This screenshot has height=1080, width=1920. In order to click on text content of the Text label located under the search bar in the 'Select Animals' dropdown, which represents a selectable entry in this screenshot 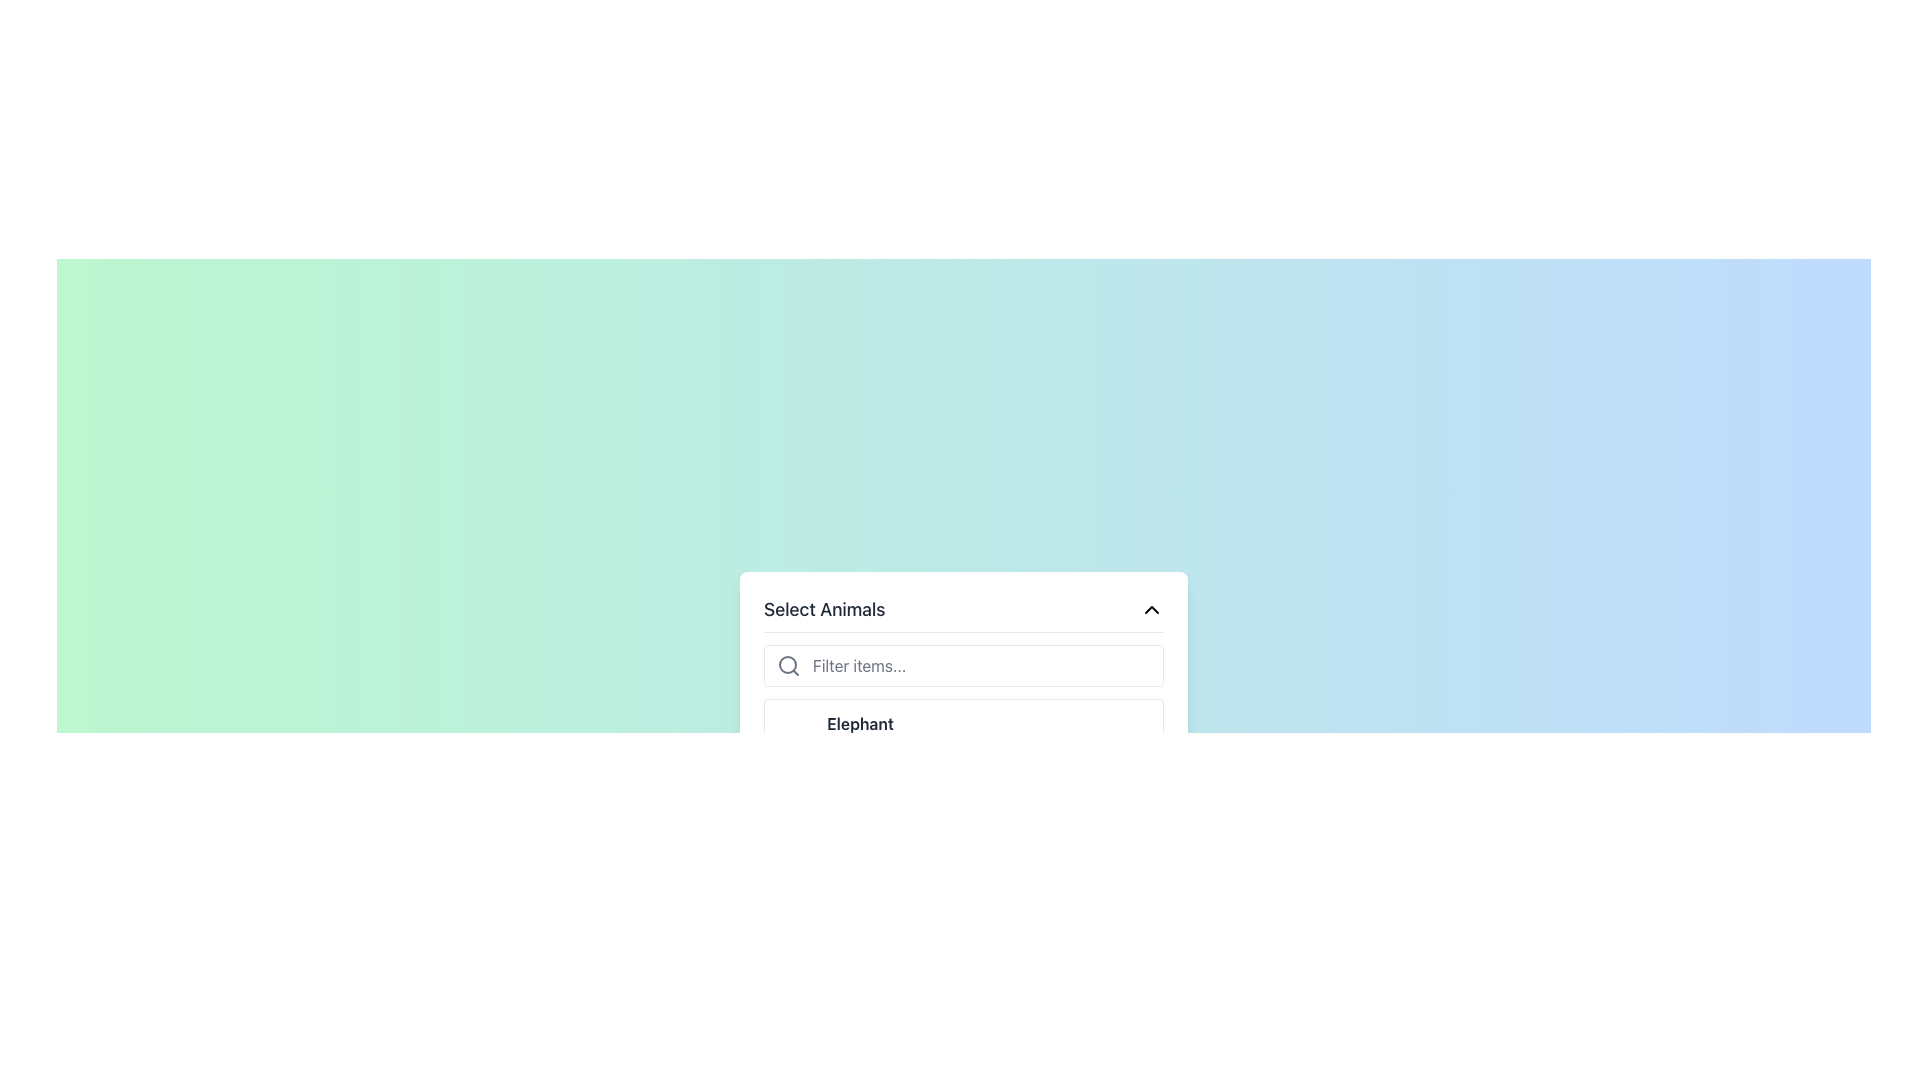, I will do `click(860, 723)`.